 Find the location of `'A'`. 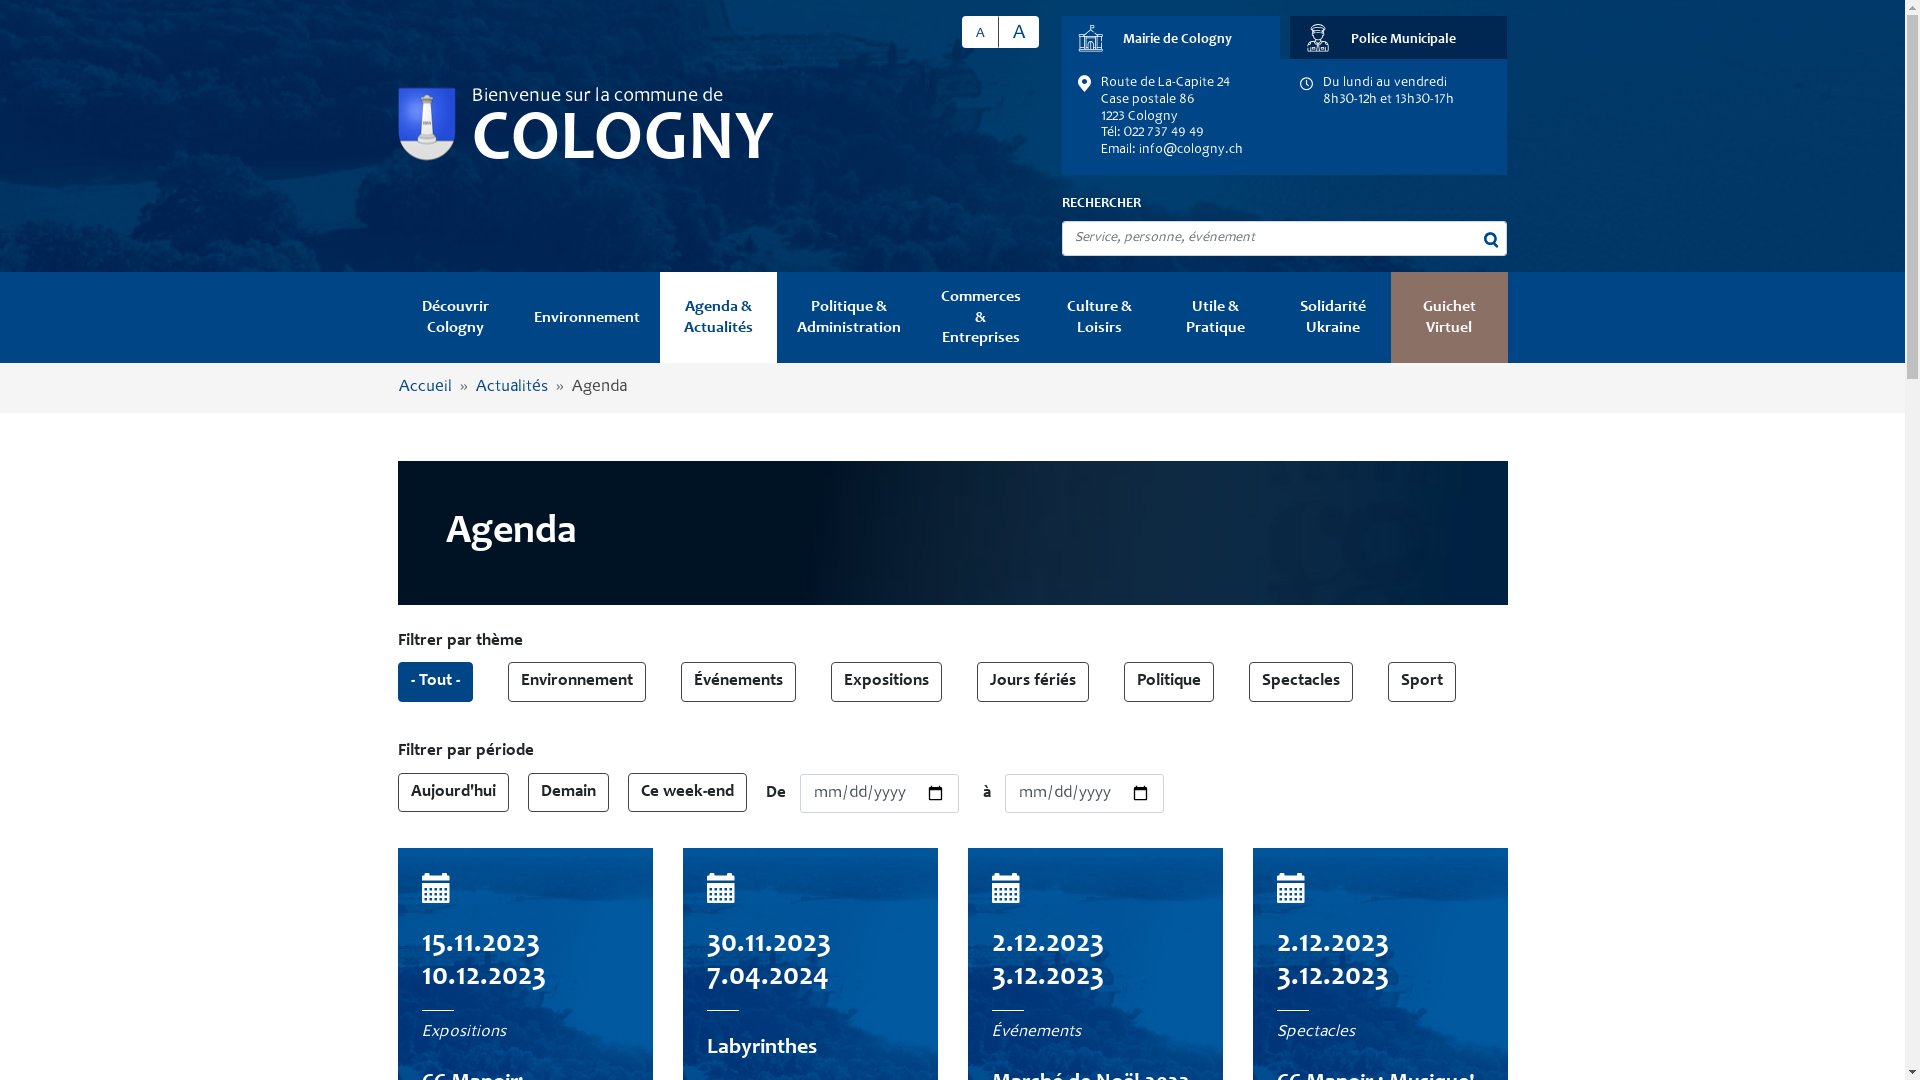

'A' is located at coordinates (1017, 31).